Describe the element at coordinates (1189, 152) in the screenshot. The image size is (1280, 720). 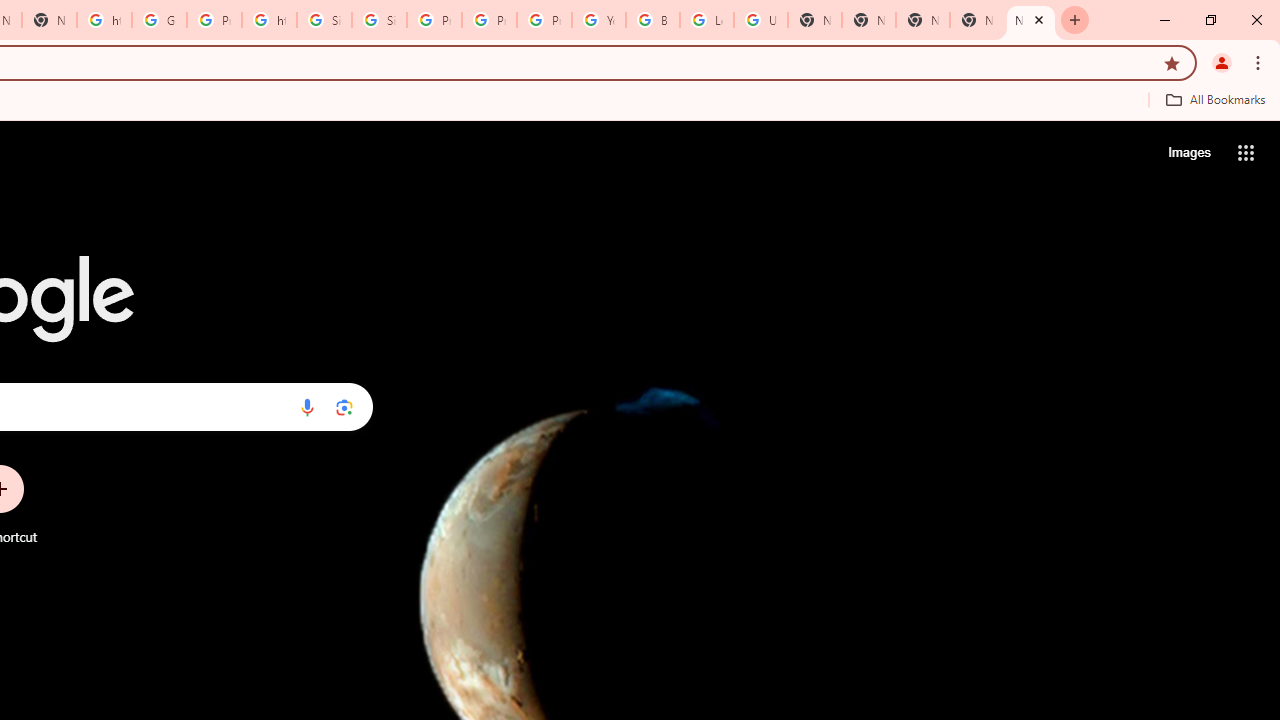
I see `'Search for Images '` at that location.